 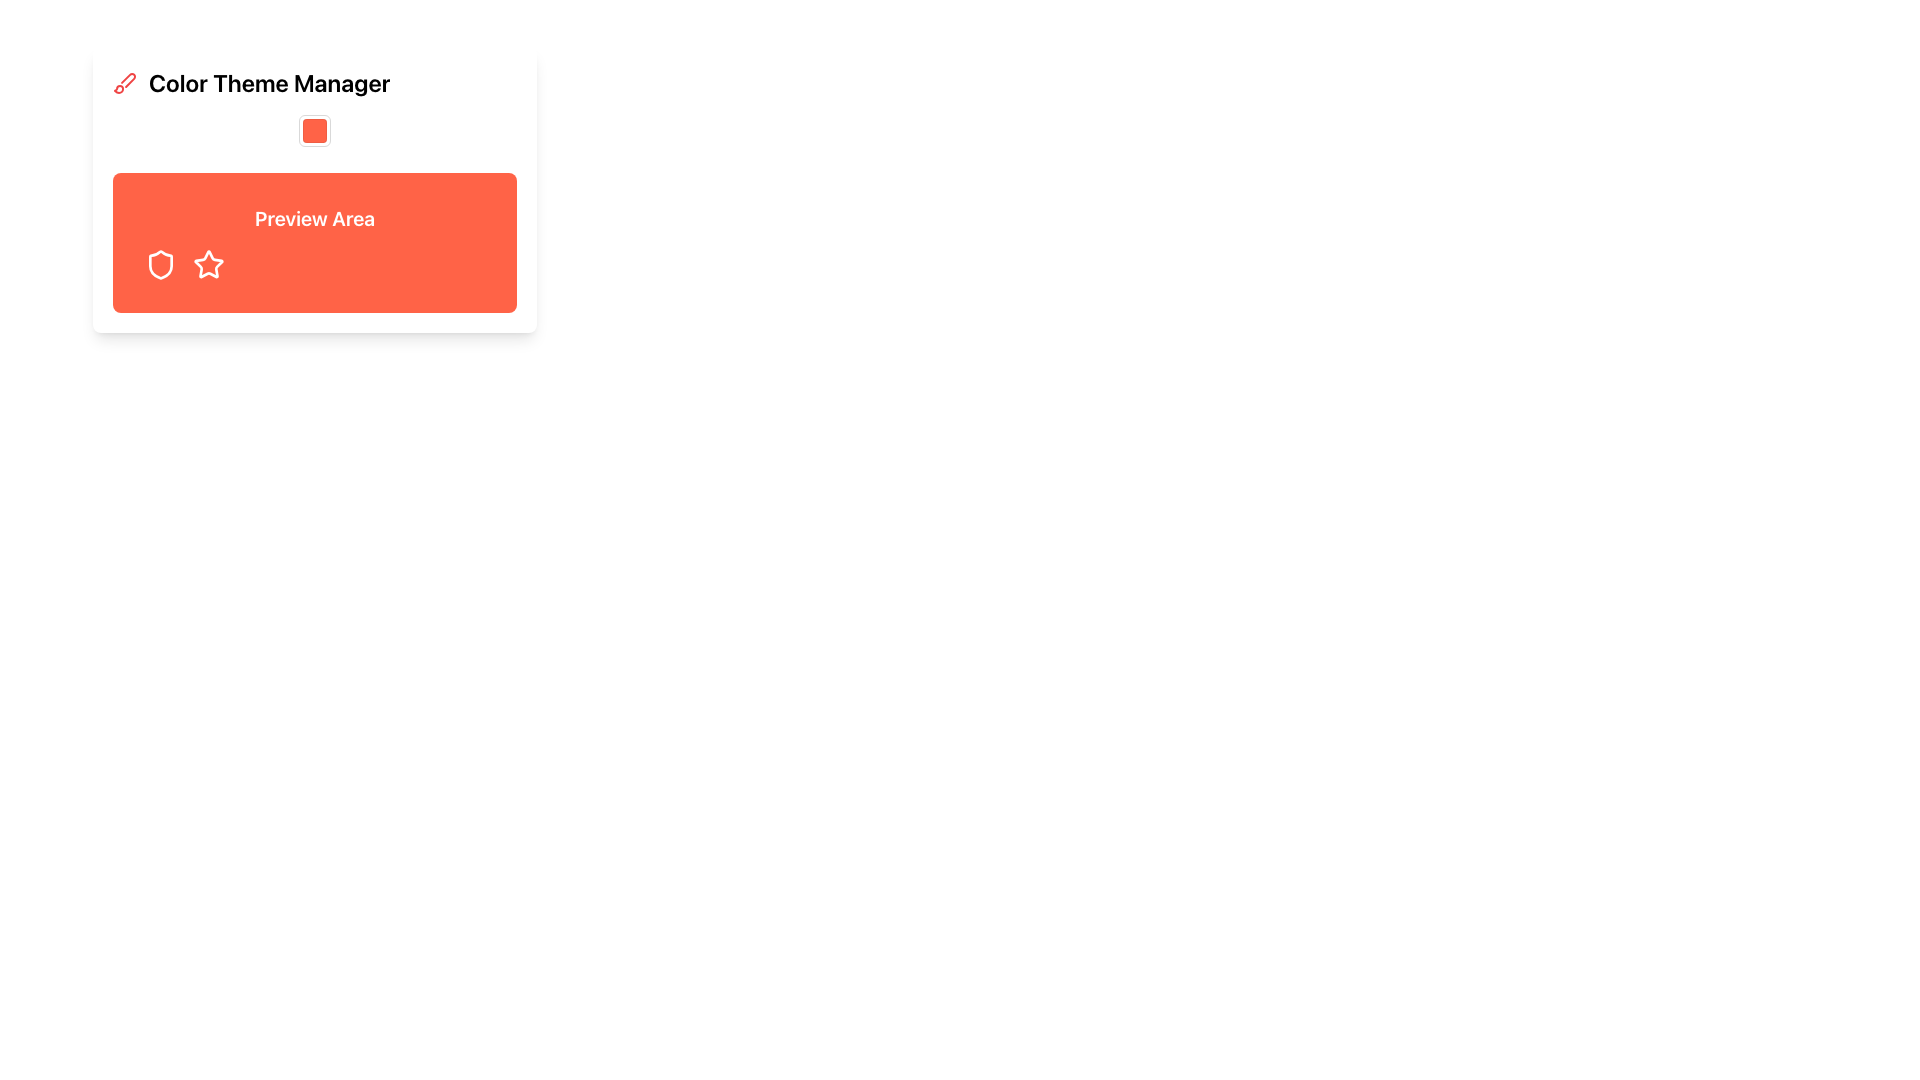 What do you see at coordinates (209, 264) in the screenshot?
I see `the star icon, which is the second item in a horizontal arrangement of icons located below the 'Preview Area' text and to the right of the shield-shaped icon` at bounding box center [209, 264].